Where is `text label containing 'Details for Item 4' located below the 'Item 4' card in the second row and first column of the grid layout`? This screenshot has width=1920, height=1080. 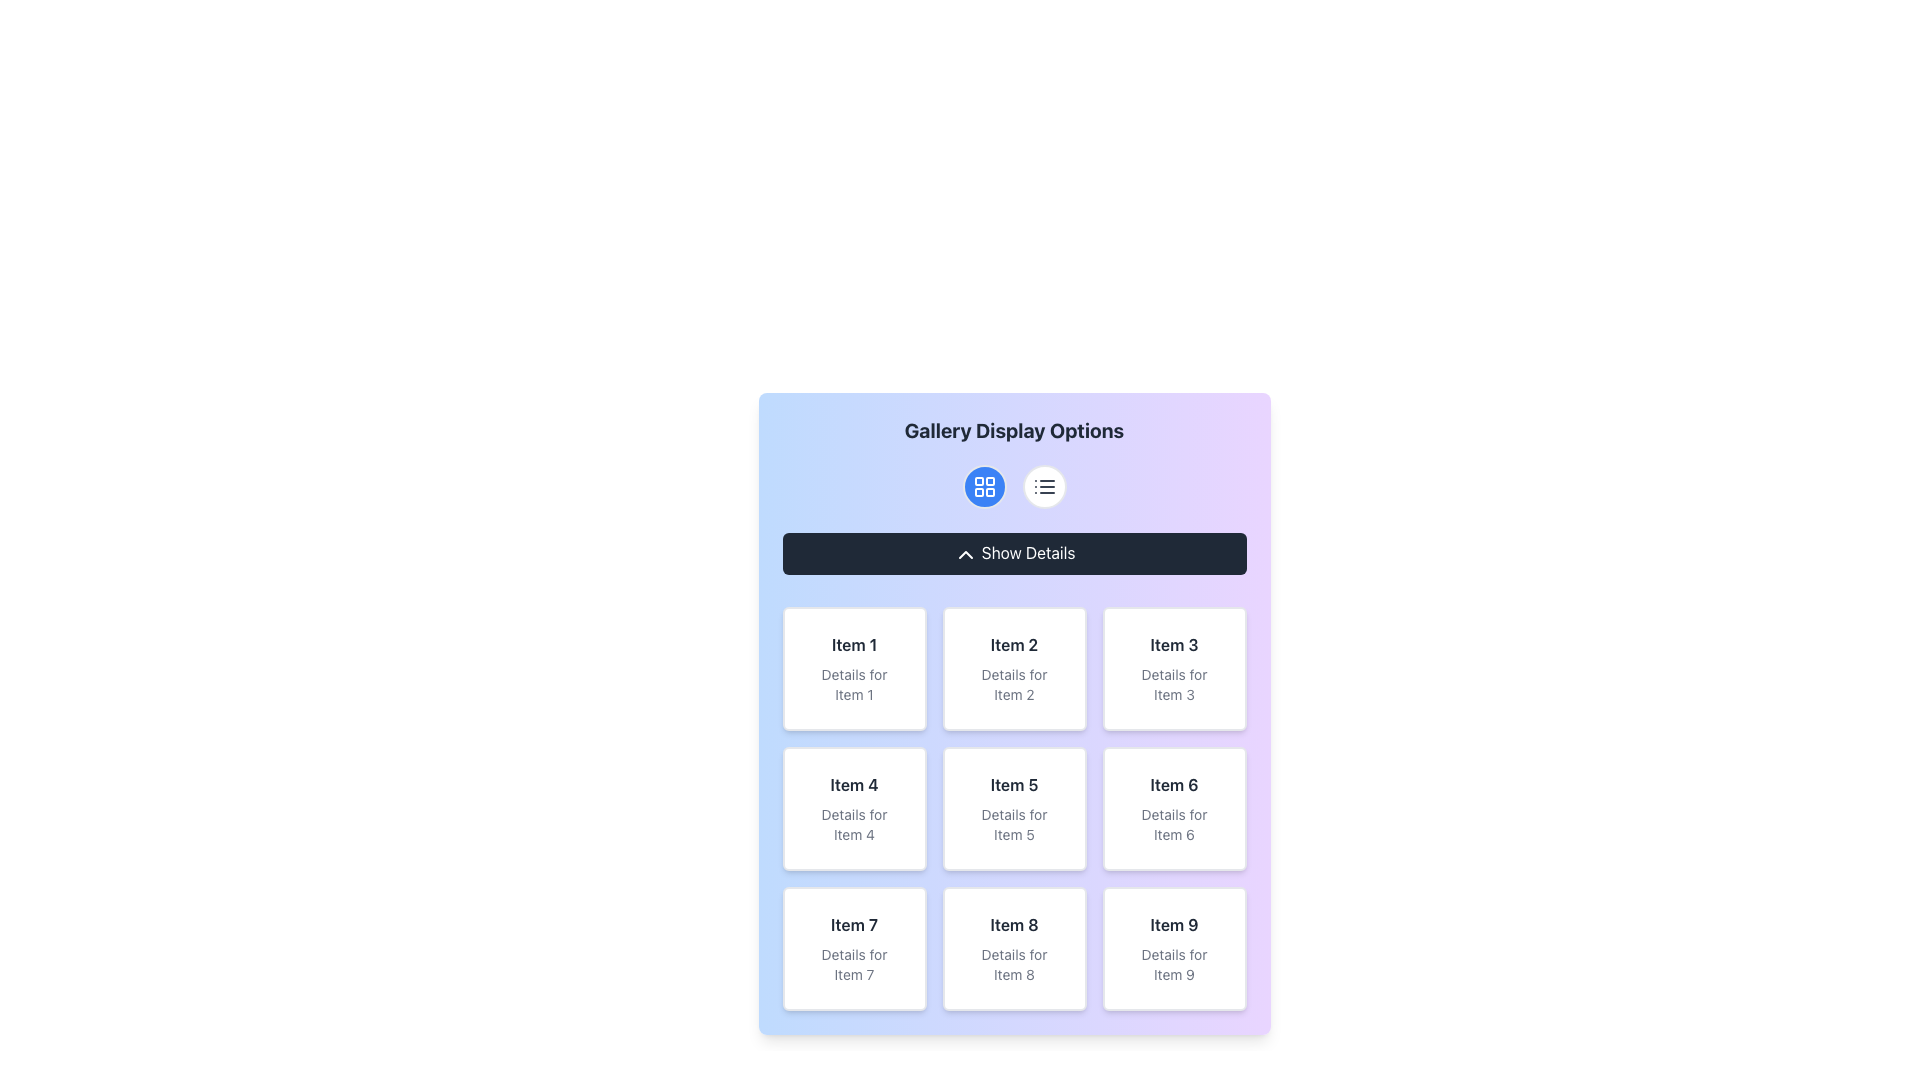 text label containing 'Details for Item 4' located below the 'Item 4' card in the second row and first column of the grid layout is located at coordinates (854, 824).